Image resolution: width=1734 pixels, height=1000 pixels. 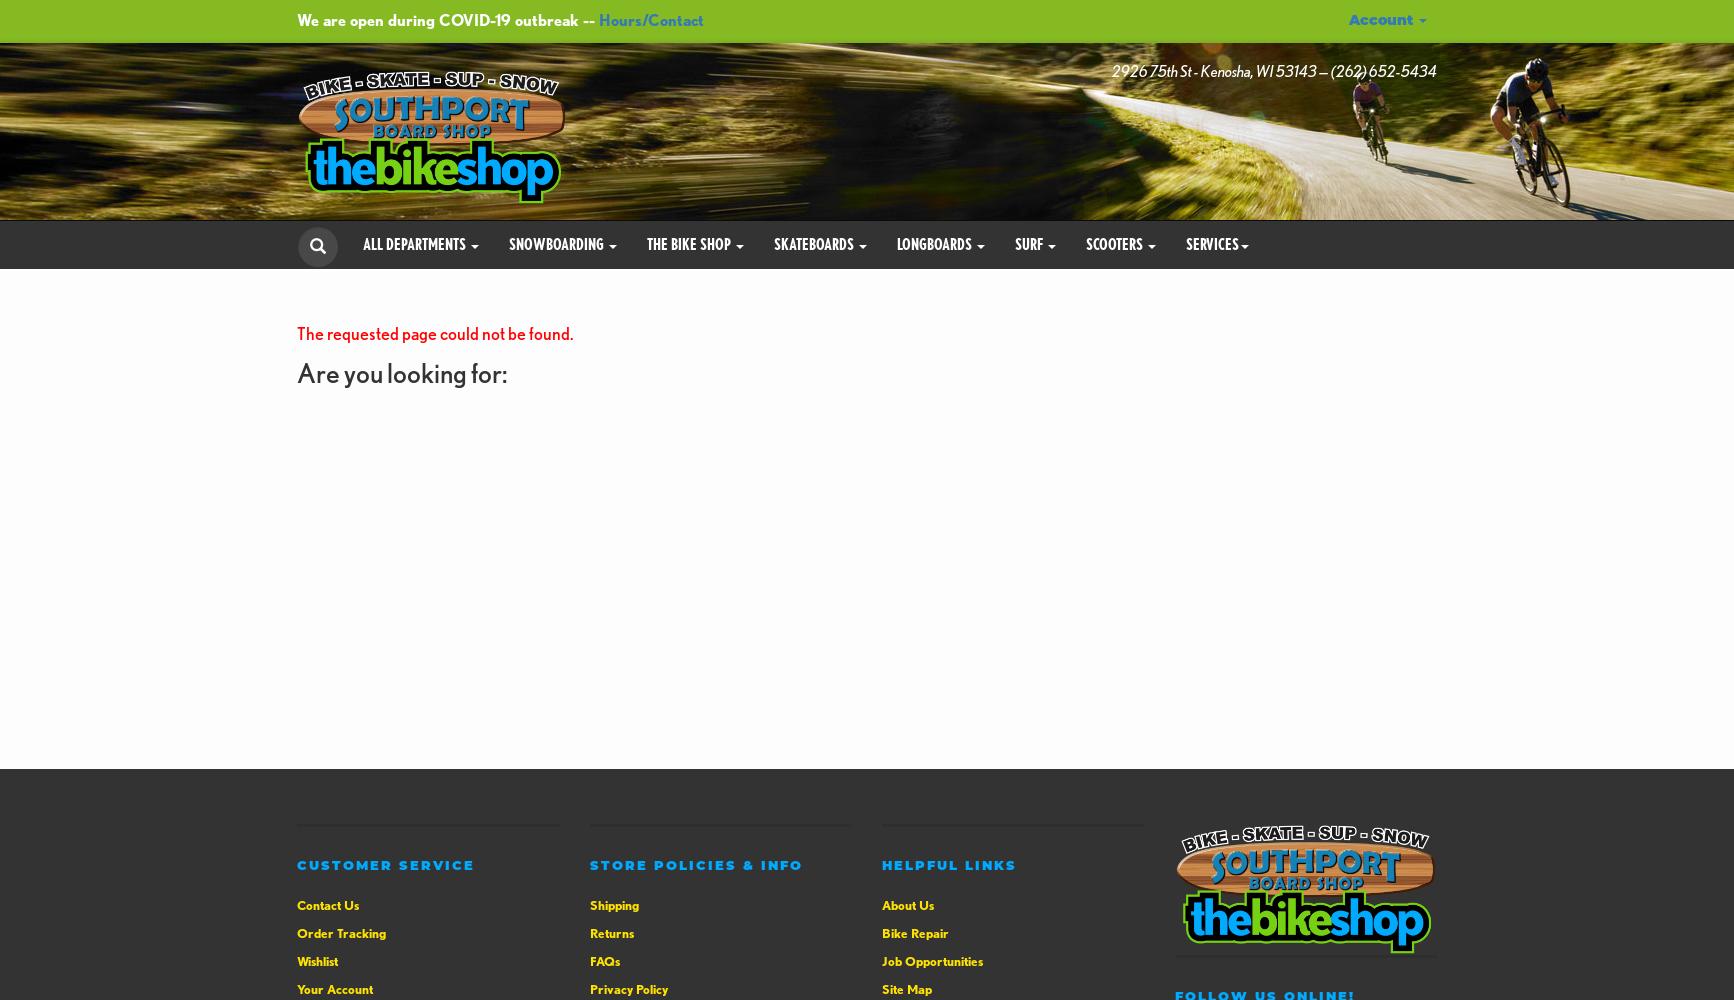 What do you see at coordinates (588, 904) in the screenshot?
I see `'Shipping'` at bounding box center [588, 904].